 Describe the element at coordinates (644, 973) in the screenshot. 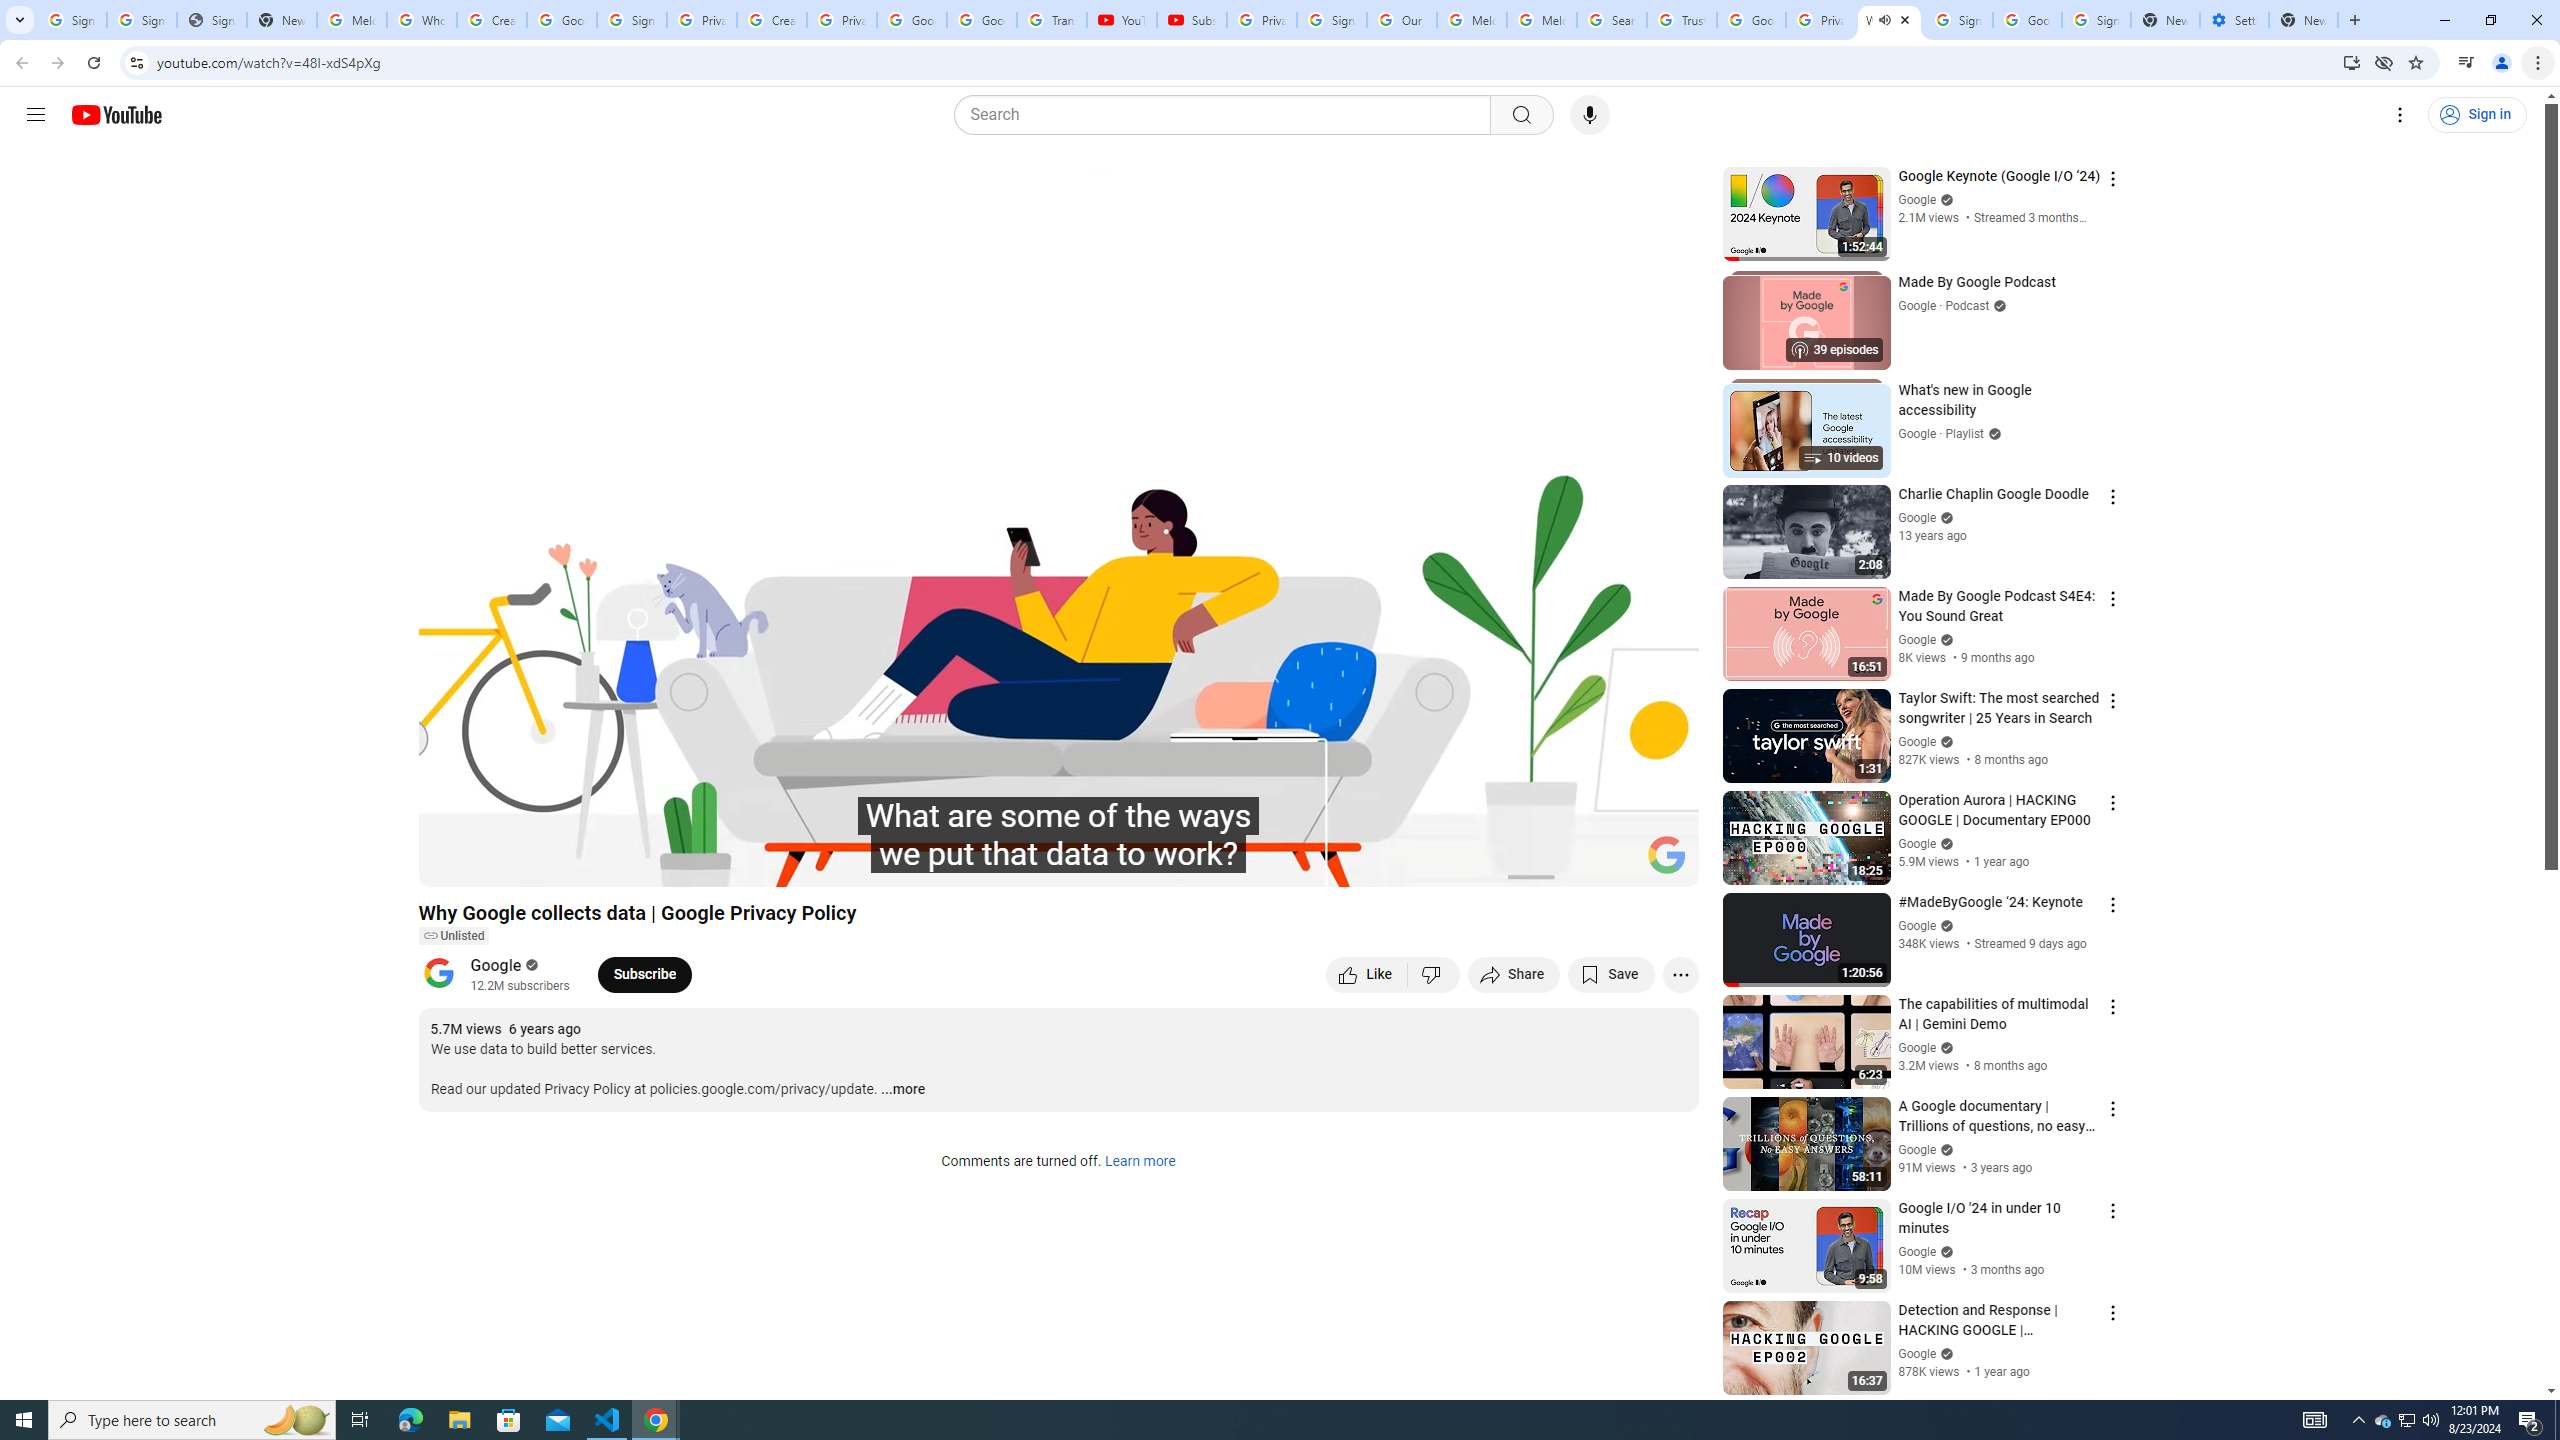

I see `'Subscribe to Google.'` at that location.